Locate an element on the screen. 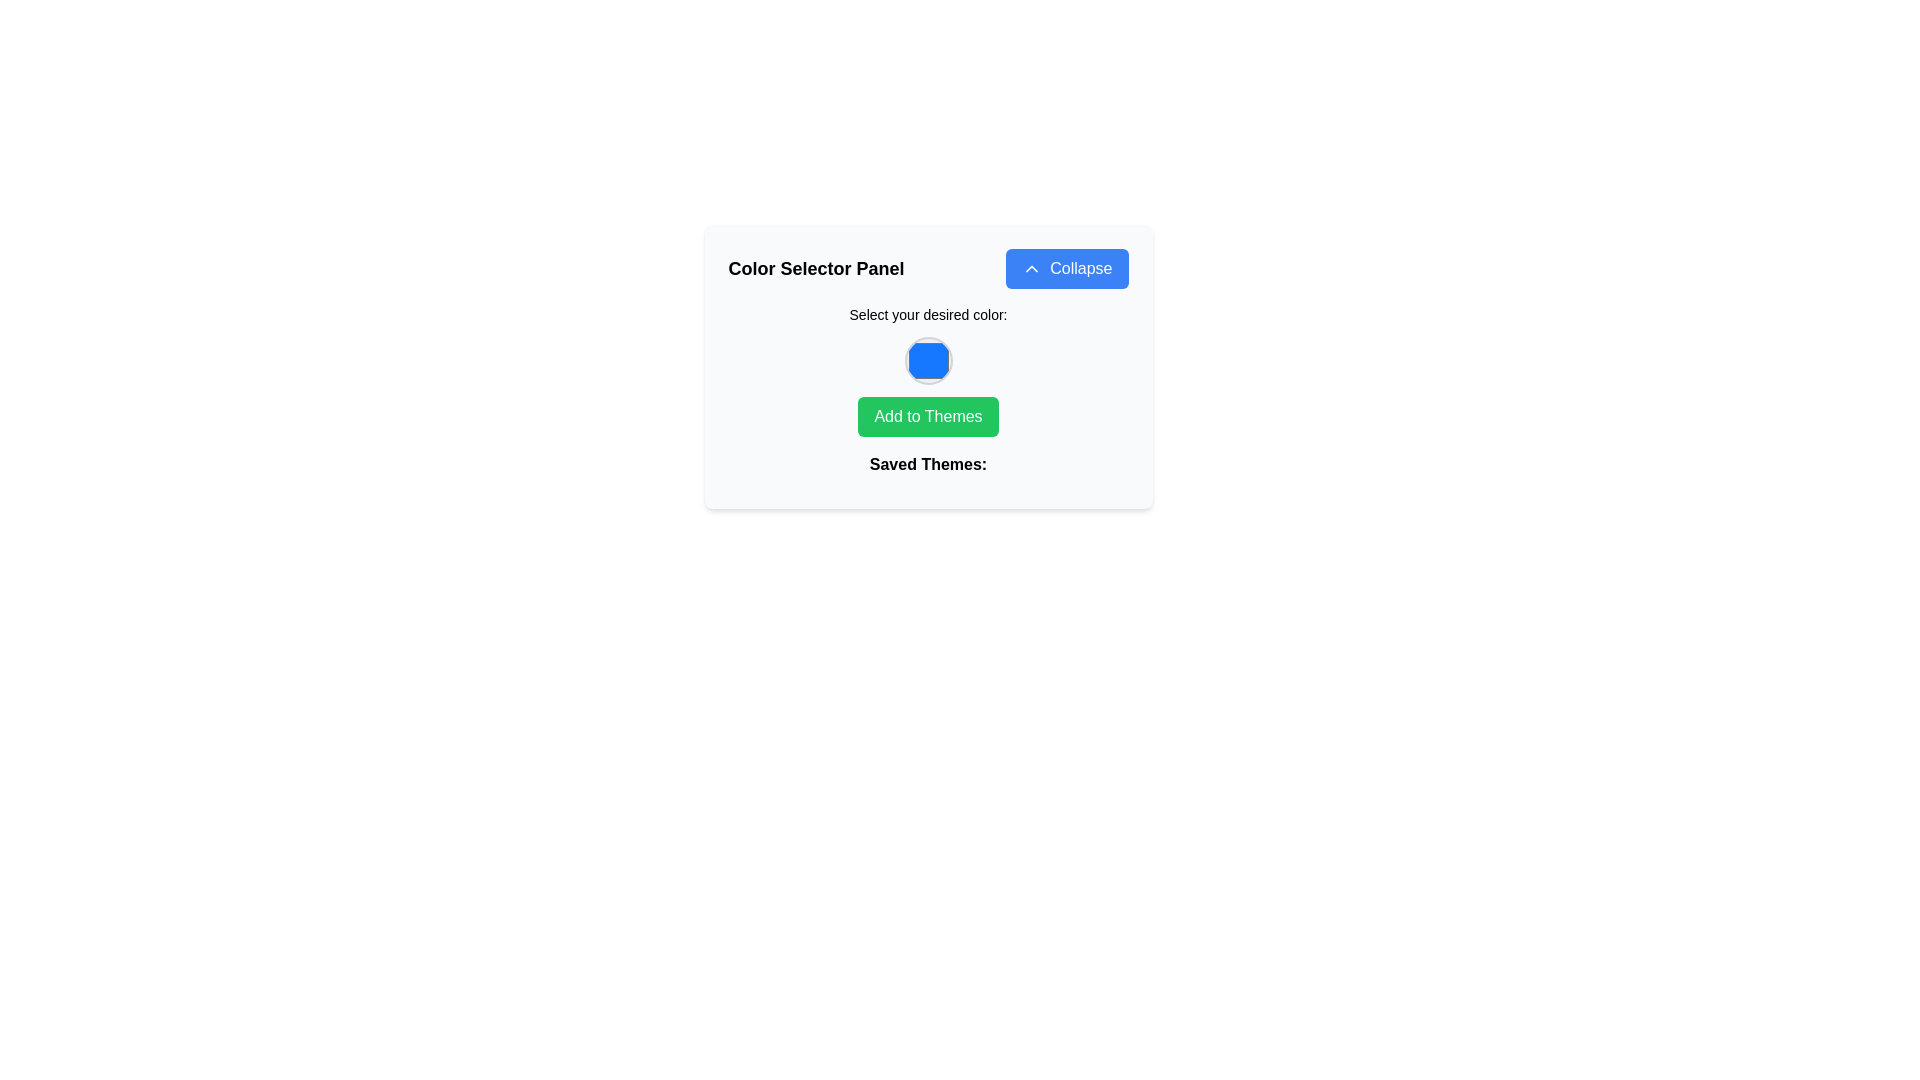  the Color selection button located in the center of the 'Color Selector Panel', positioned under 'Select your desired color:' and above the 'Add to Themes' button, and confirm the selection is located at coordinates (927, 366).